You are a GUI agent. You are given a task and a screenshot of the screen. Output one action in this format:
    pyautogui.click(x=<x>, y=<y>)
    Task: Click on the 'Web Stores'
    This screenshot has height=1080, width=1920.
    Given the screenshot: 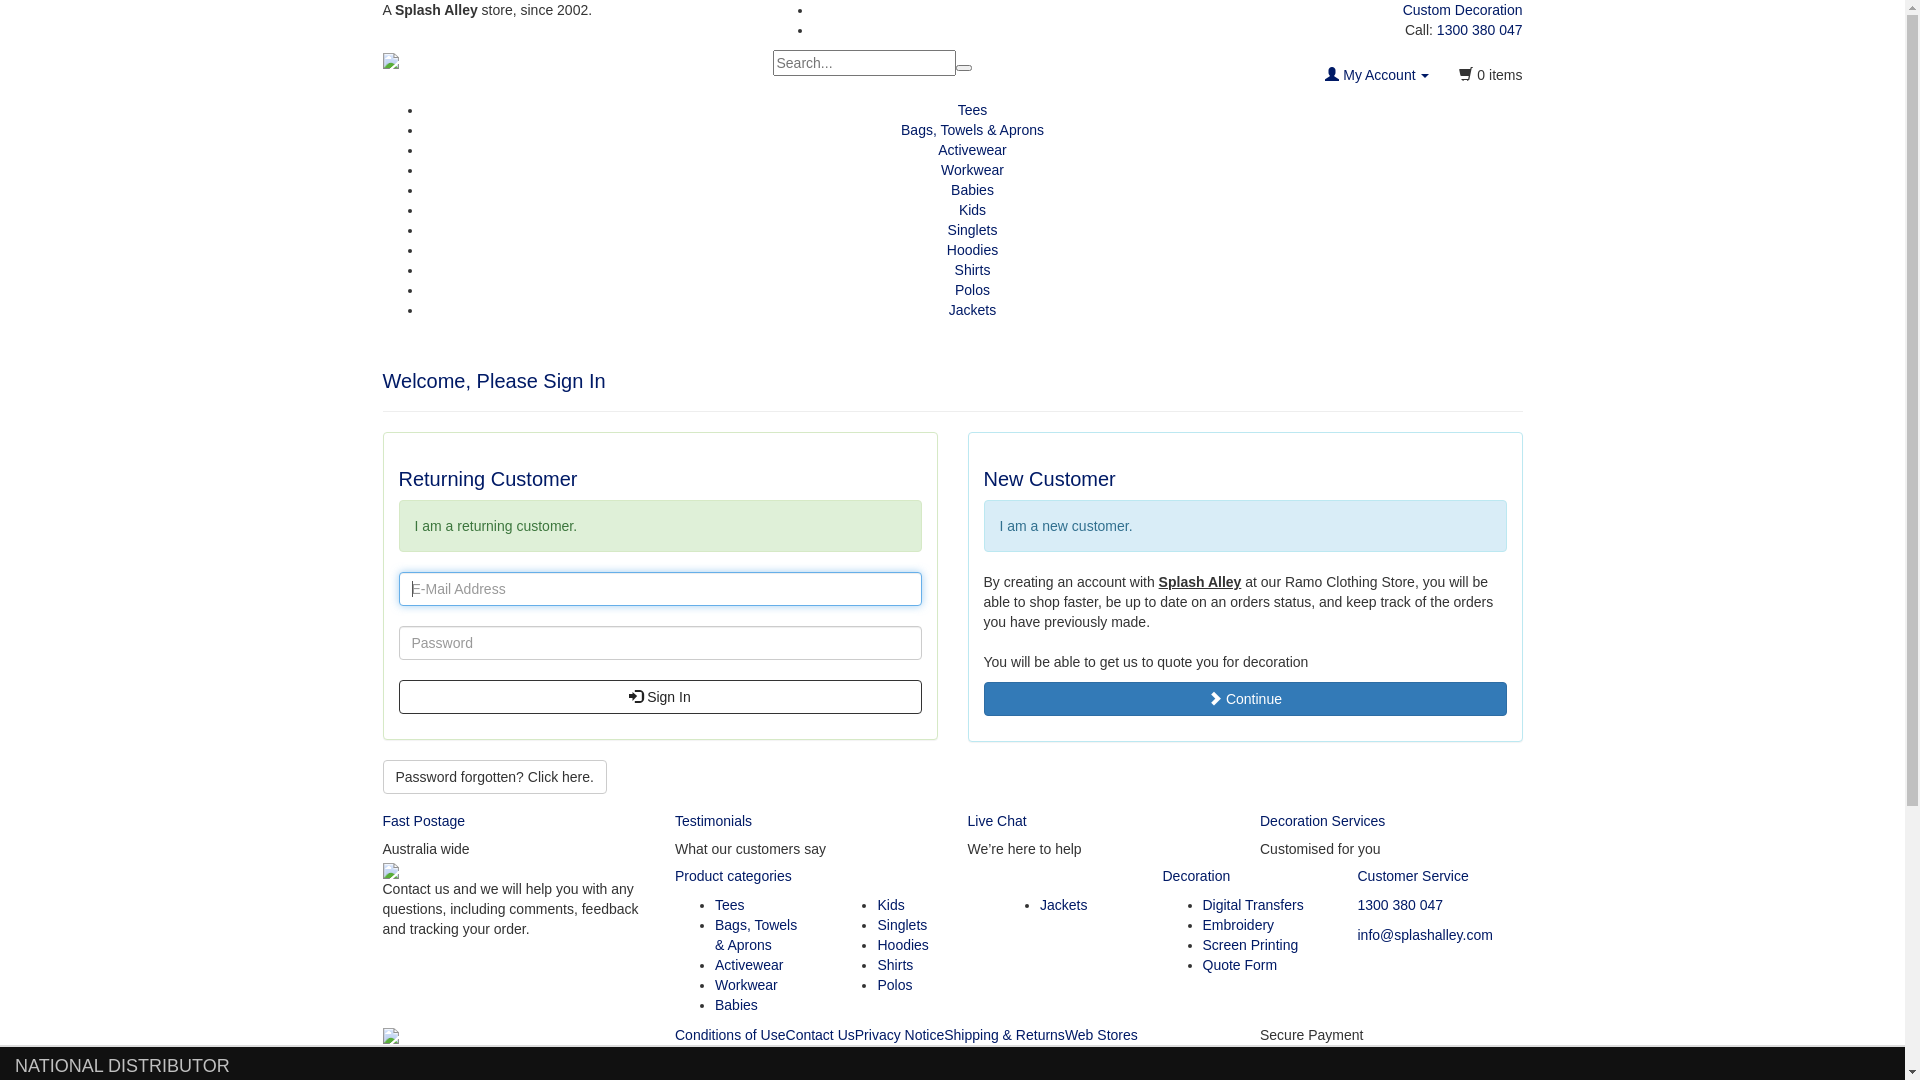 What is the action you would take?
    pyautogui.click(x=1100, y=1034)
    